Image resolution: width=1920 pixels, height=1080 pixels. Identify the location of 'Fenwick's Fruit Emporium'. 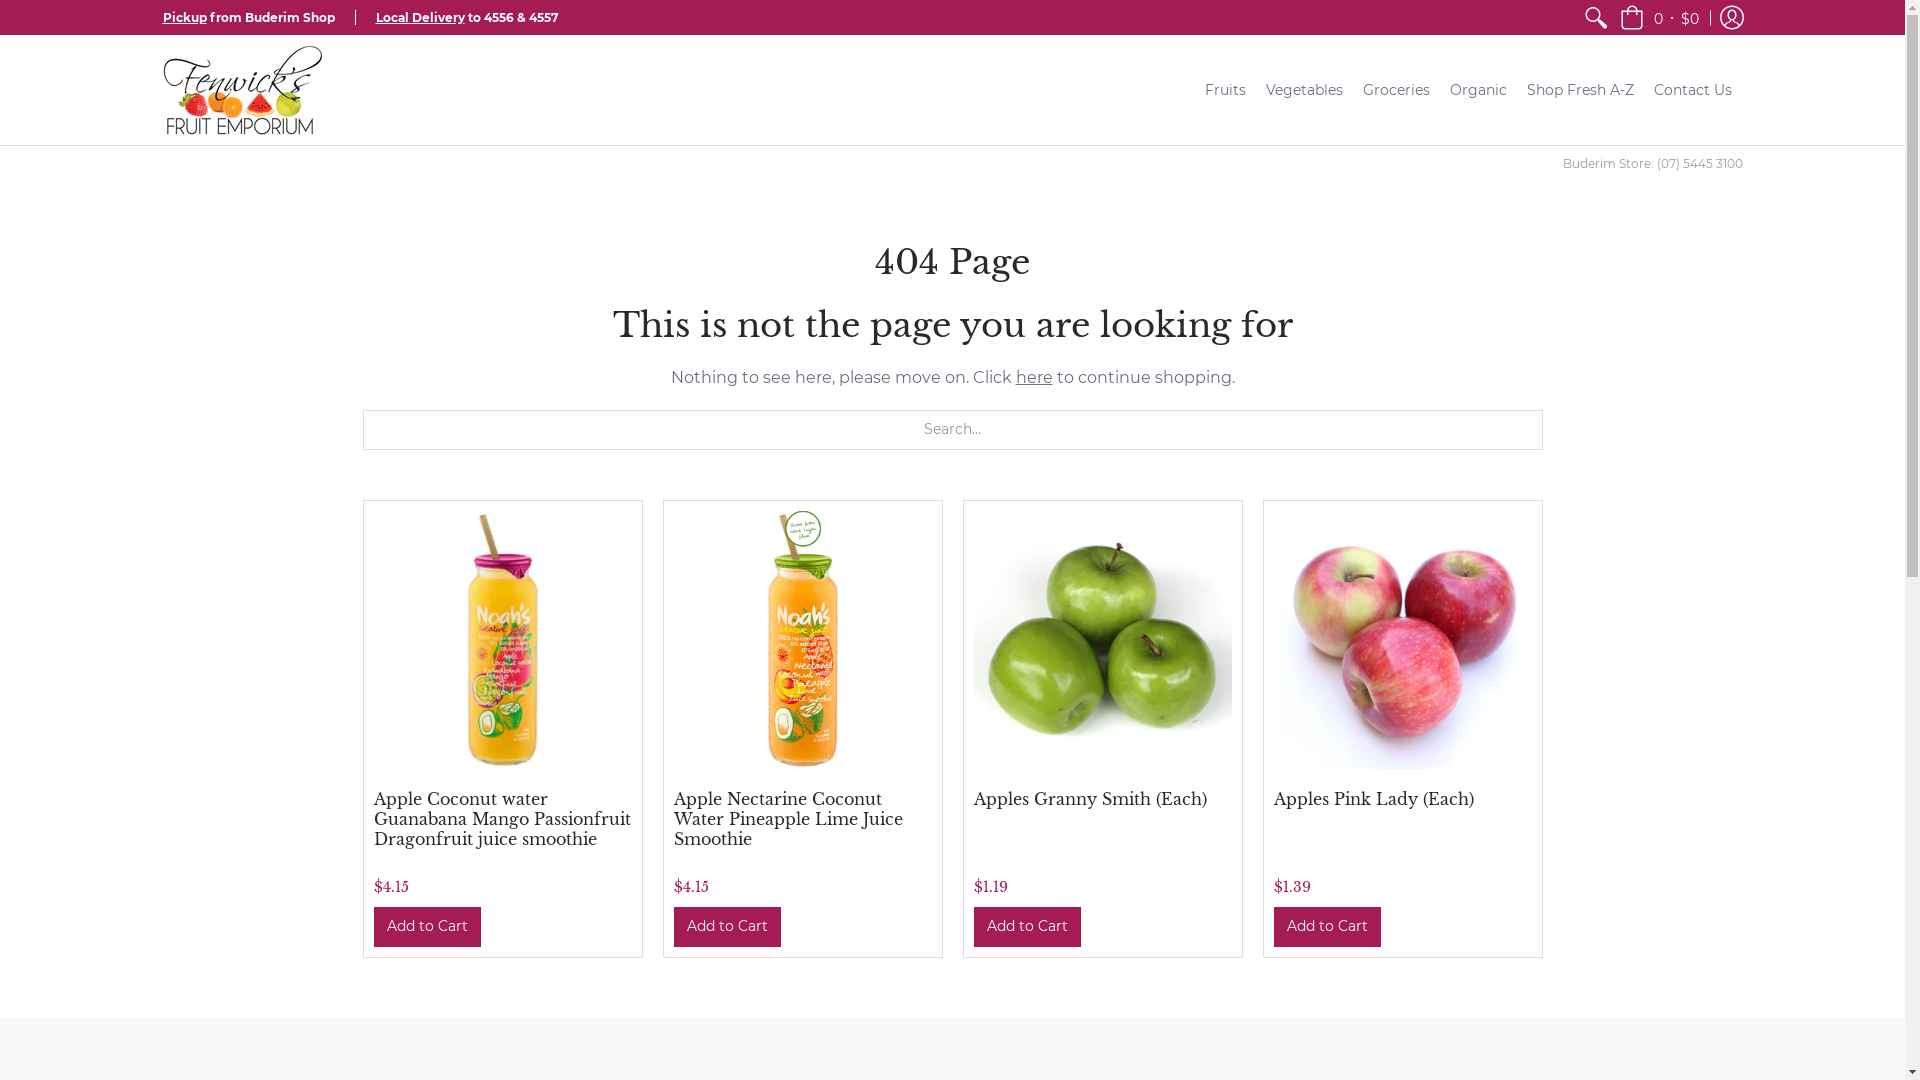
(240, 88).